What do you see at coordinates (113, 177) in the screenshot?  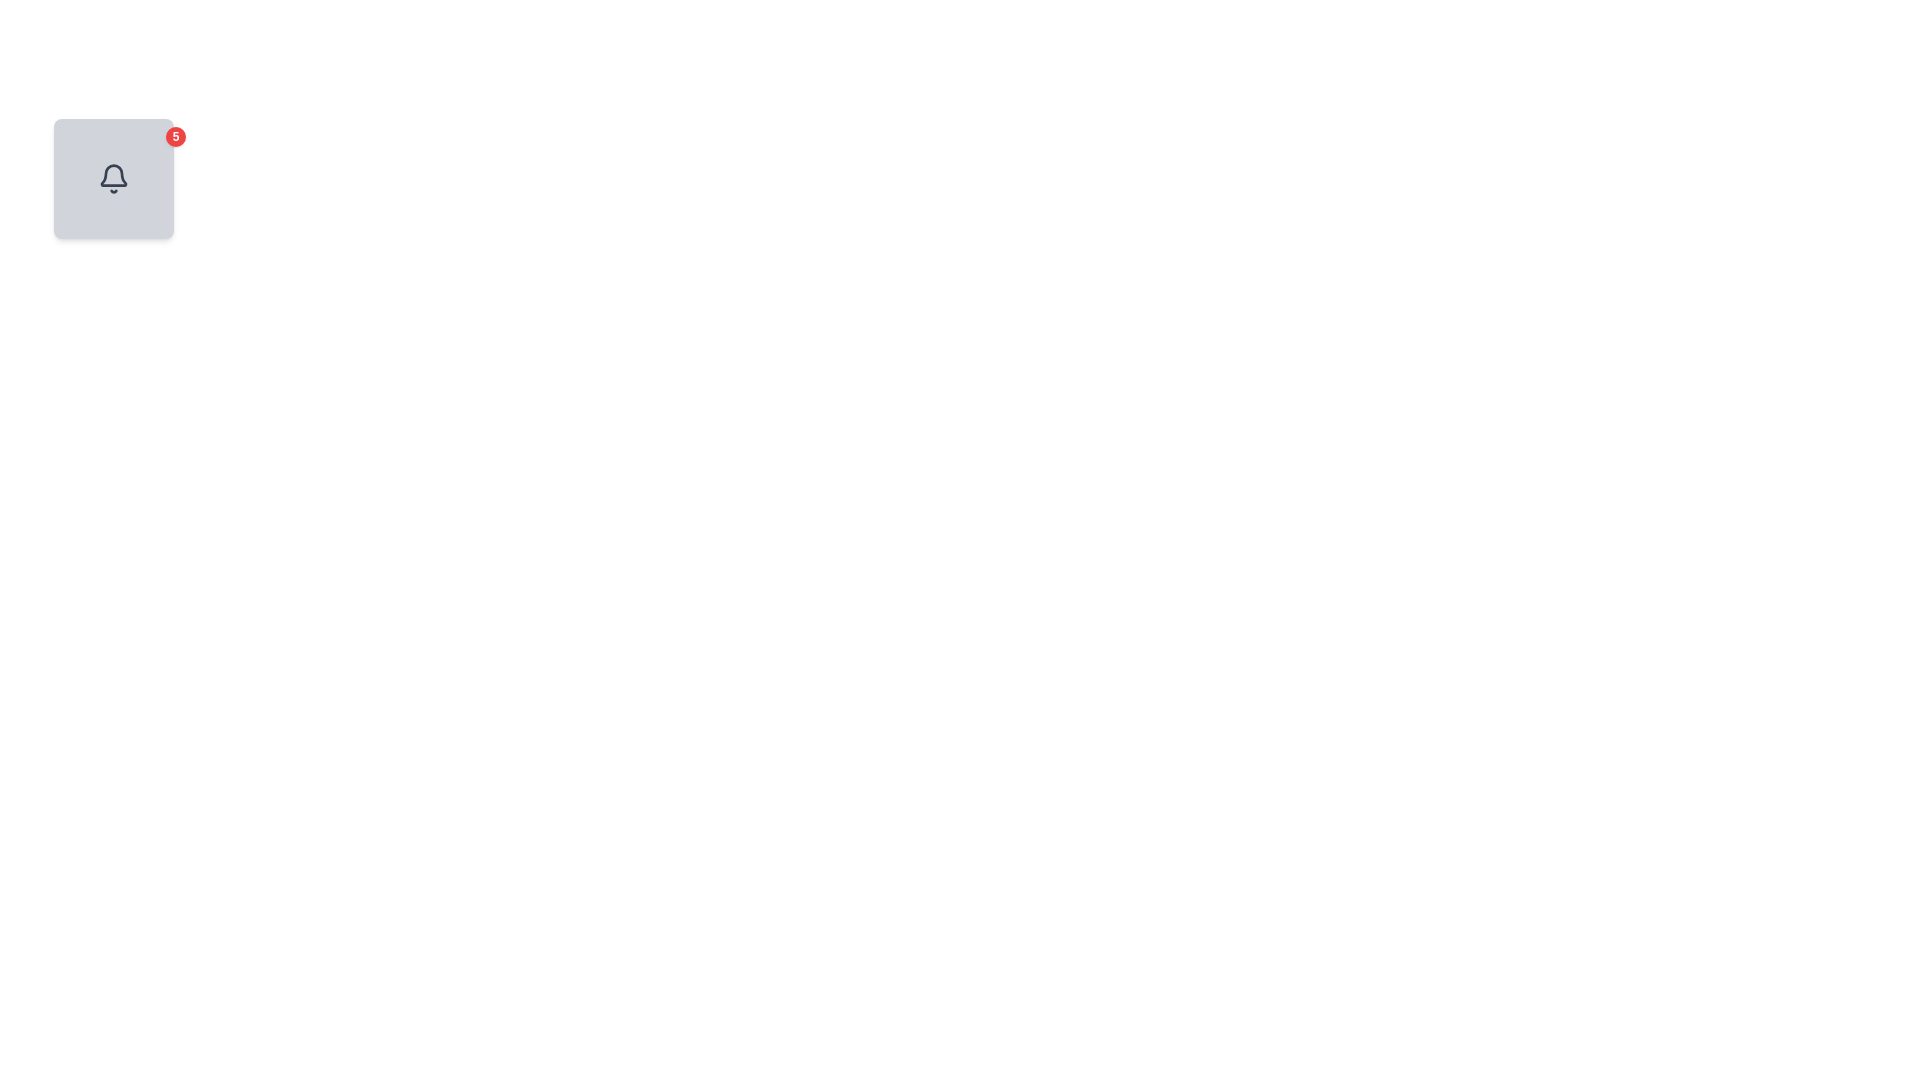 I see `the bell-shaped icon button with a dark gray outline, located within a lighter gray rounded square background` at bounding box center [113, 177].